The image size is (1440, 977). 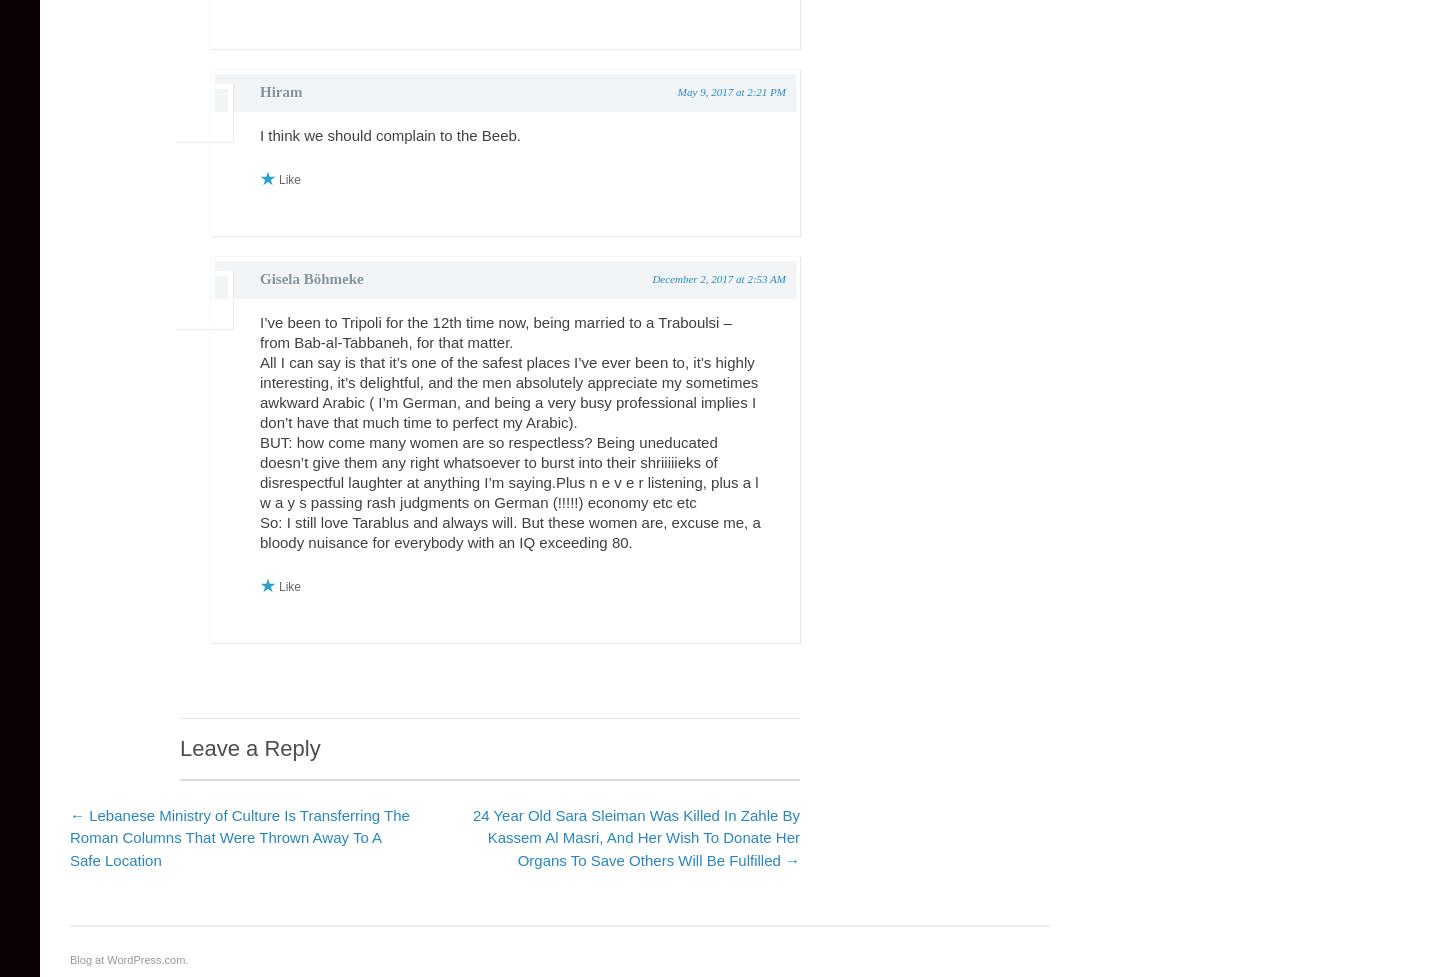 I want to click on 'I’ve been to Tripoli for the 12th time now, being married to a Traboulsi  – from Bab-al-Tabbaneh, for that matter.', so click(x=494, y=332).